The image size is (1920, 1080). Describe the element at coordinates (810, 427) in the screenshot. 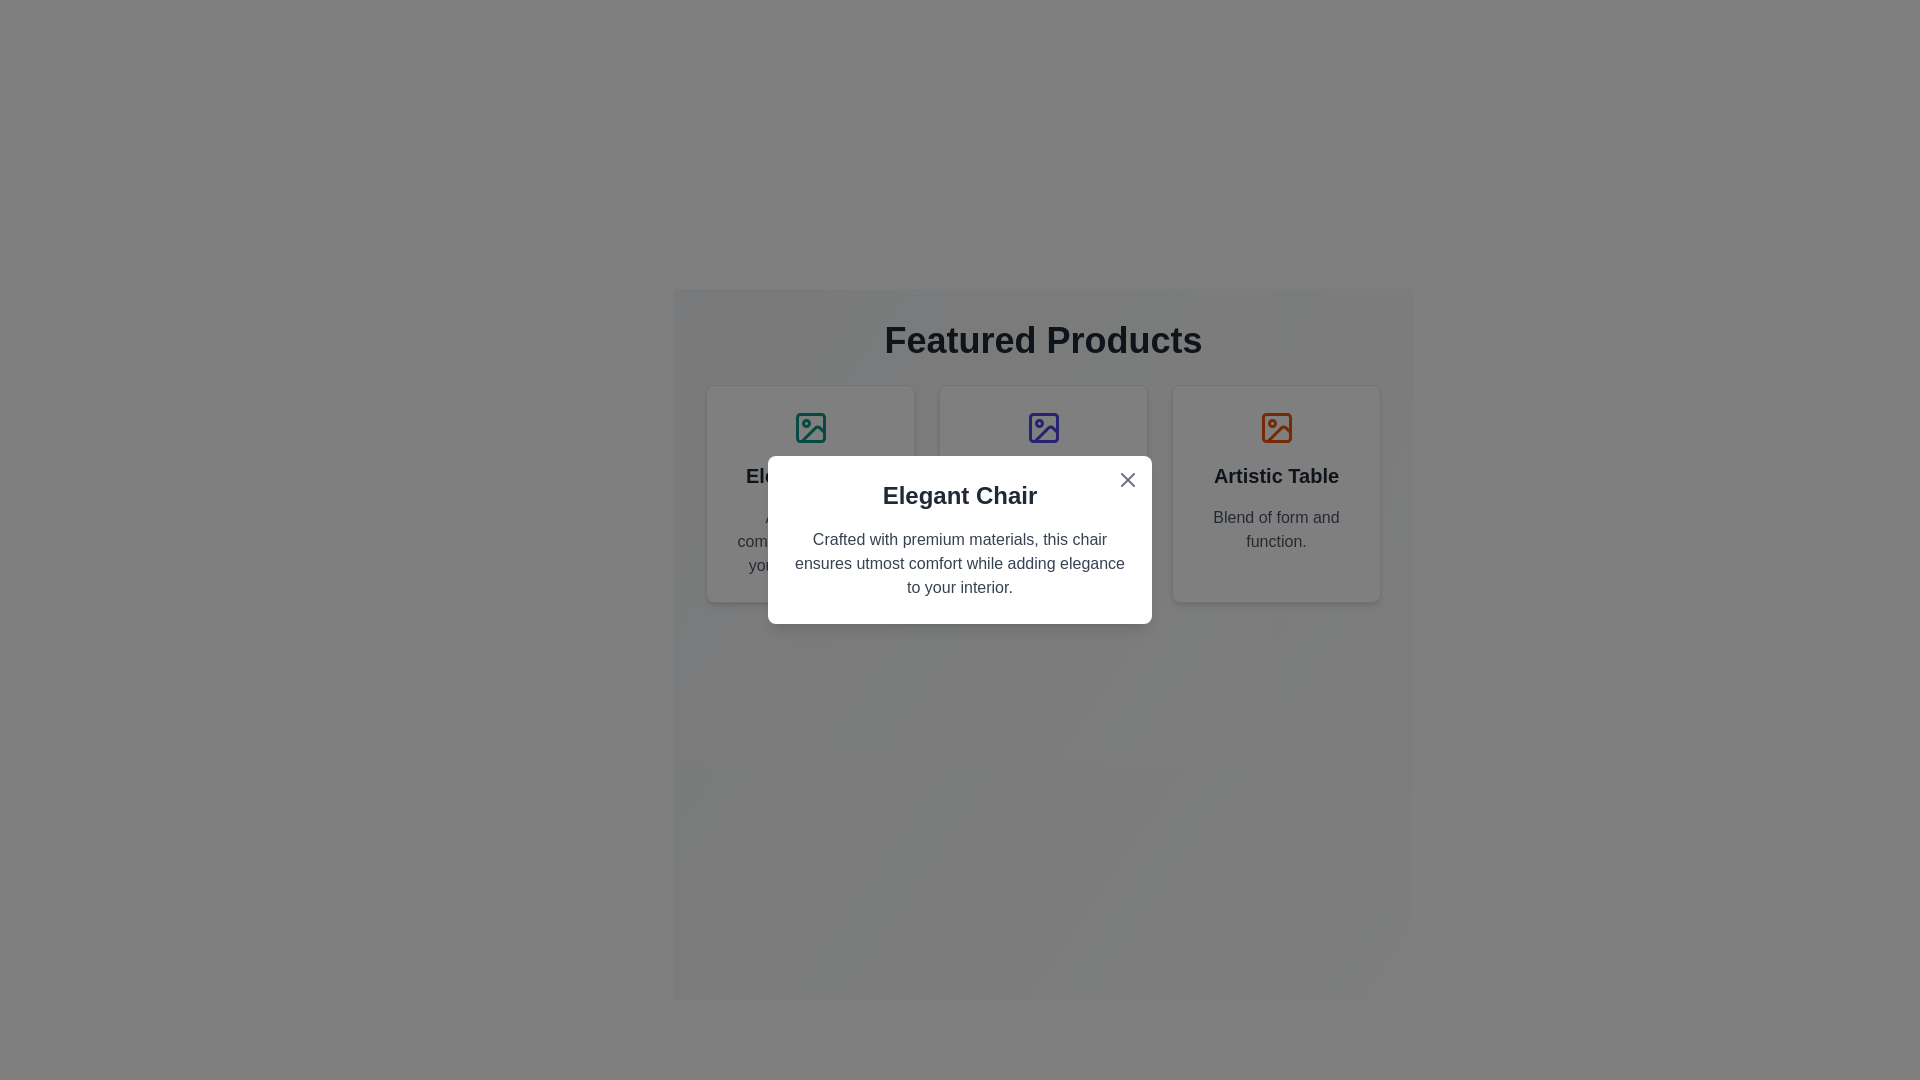

I see `the icon representing the 'Elegant Chair' at the top section of its card, which is visually depicted and centered horizontally above the card's text content` at that location.